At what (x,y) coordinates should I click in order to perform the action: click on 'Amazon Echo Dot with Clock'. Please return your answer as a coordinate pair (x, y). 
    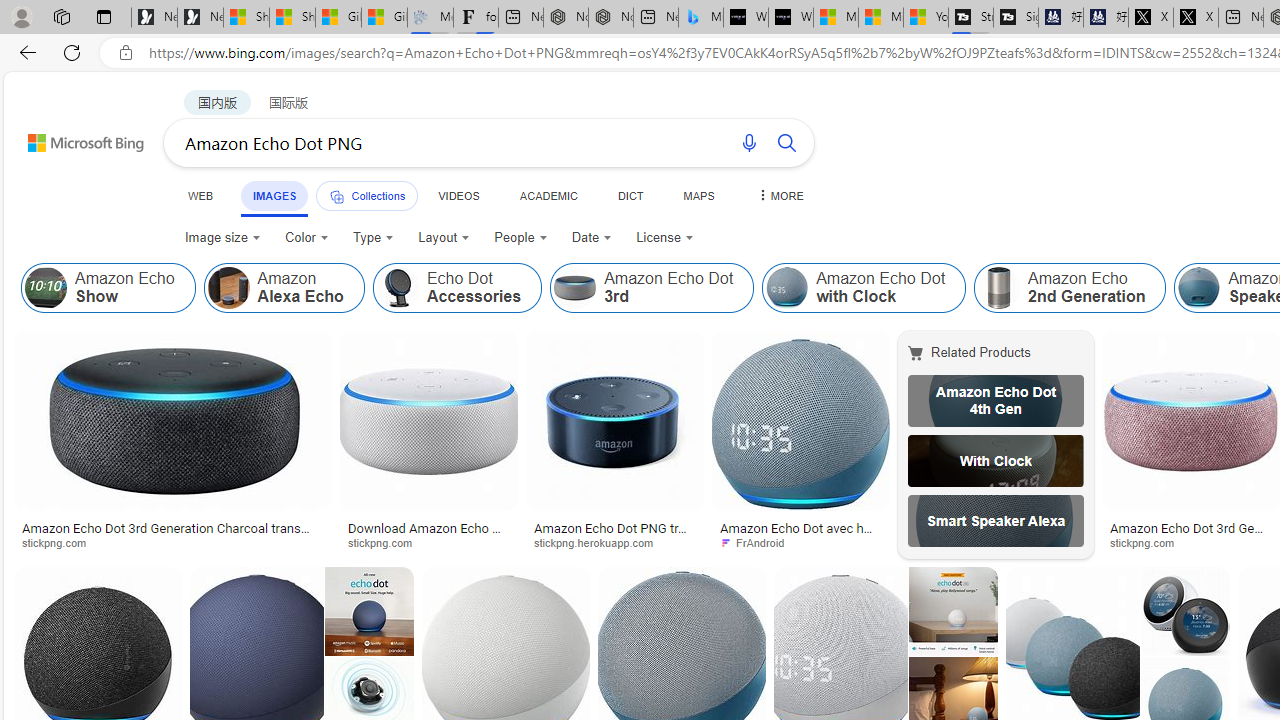
    Looking at the image, I should click on (864, 288).